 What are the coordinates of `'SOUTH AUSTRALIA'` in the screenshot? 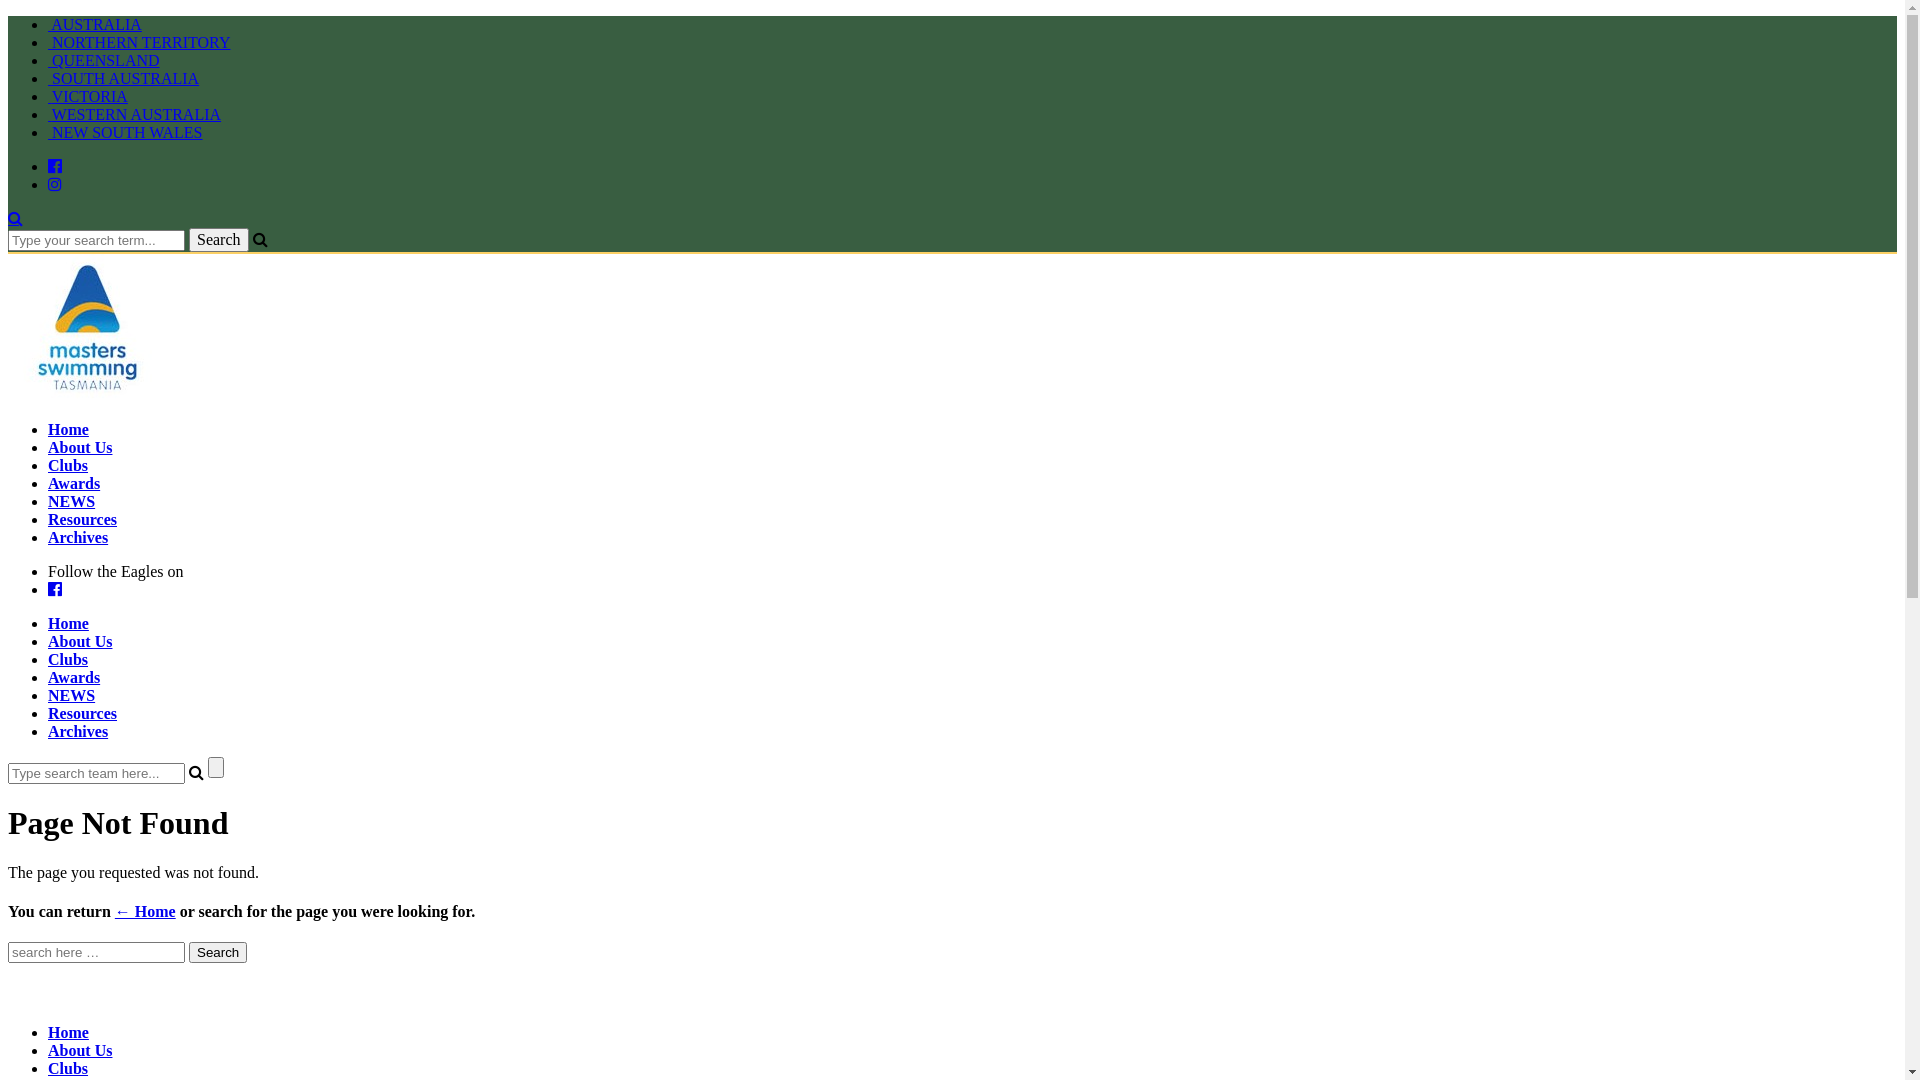 It's located at (122, 77).